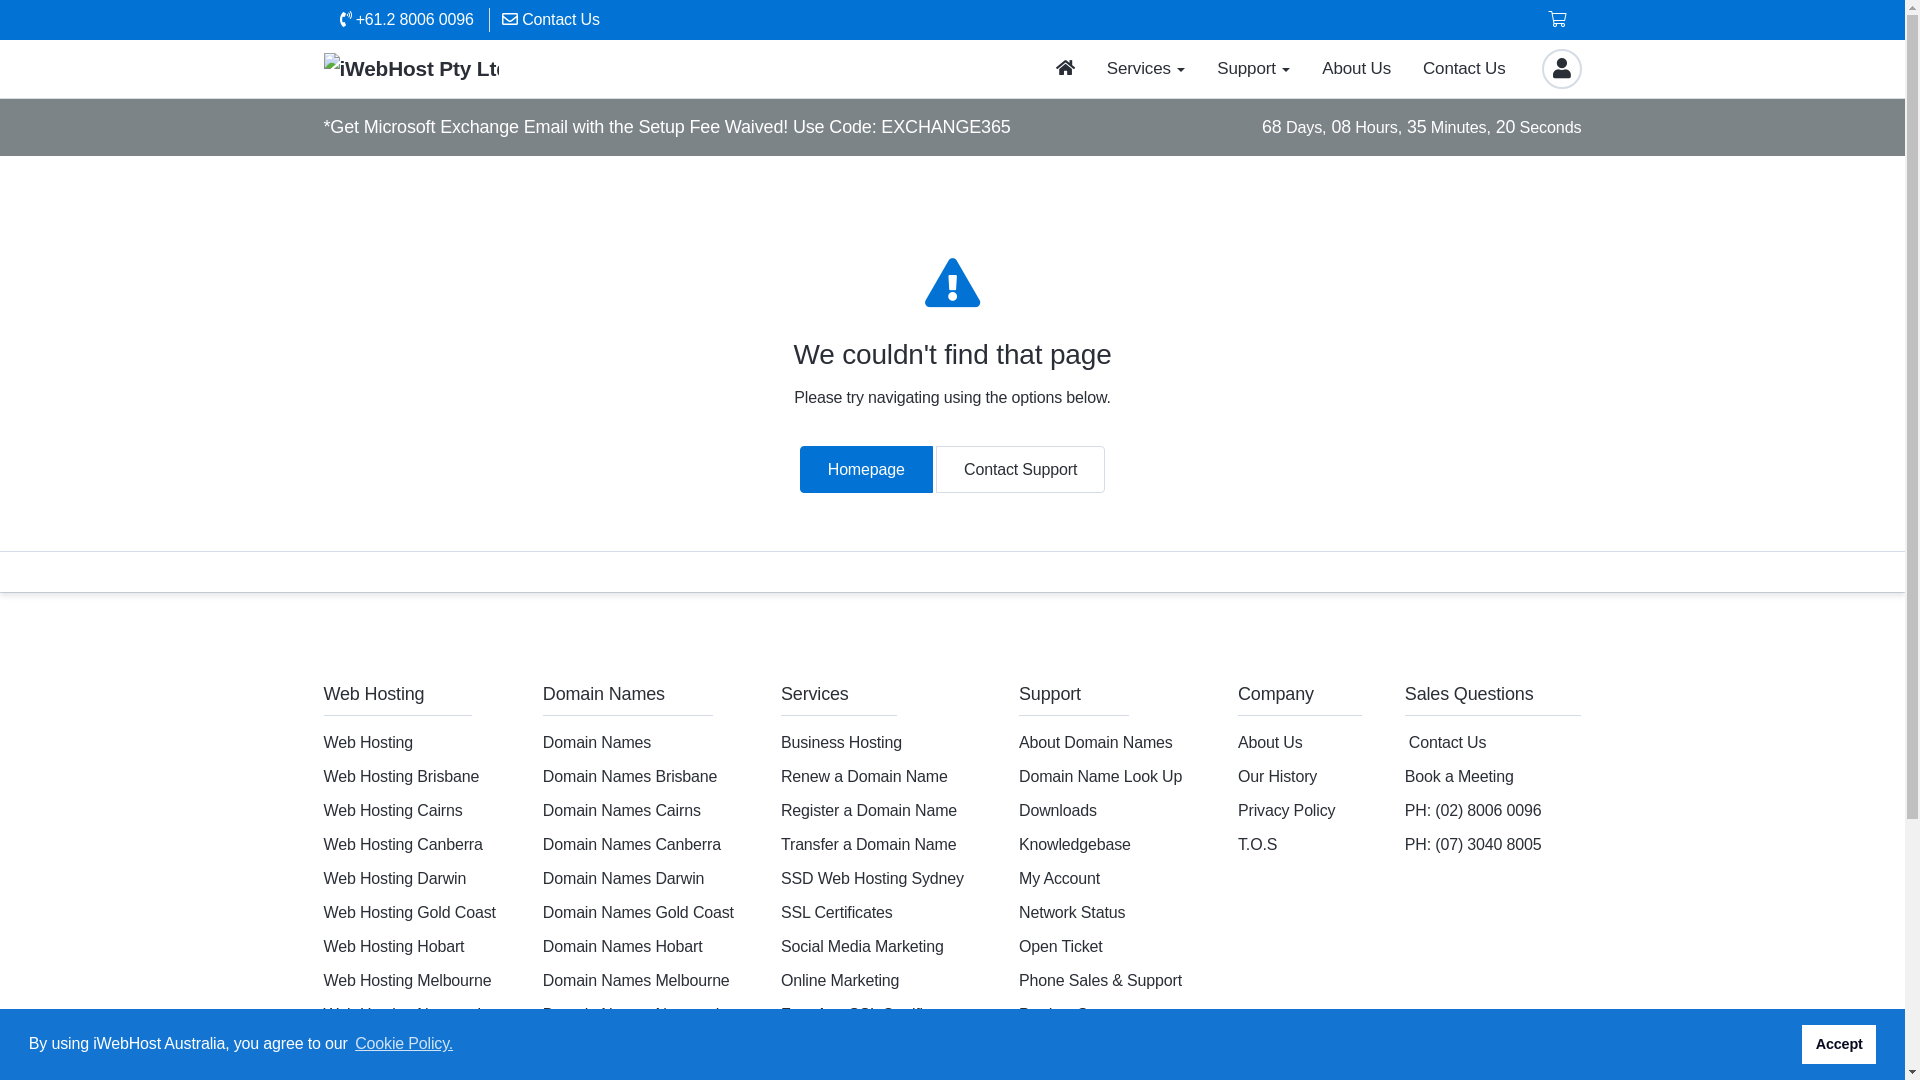 The width and height of the screenshot is (1920, 1080). What do you see at coordinates (395, 877) in the screenshot?
I see `'Web Hosting Darwin'` at bounding box center [395, 877].